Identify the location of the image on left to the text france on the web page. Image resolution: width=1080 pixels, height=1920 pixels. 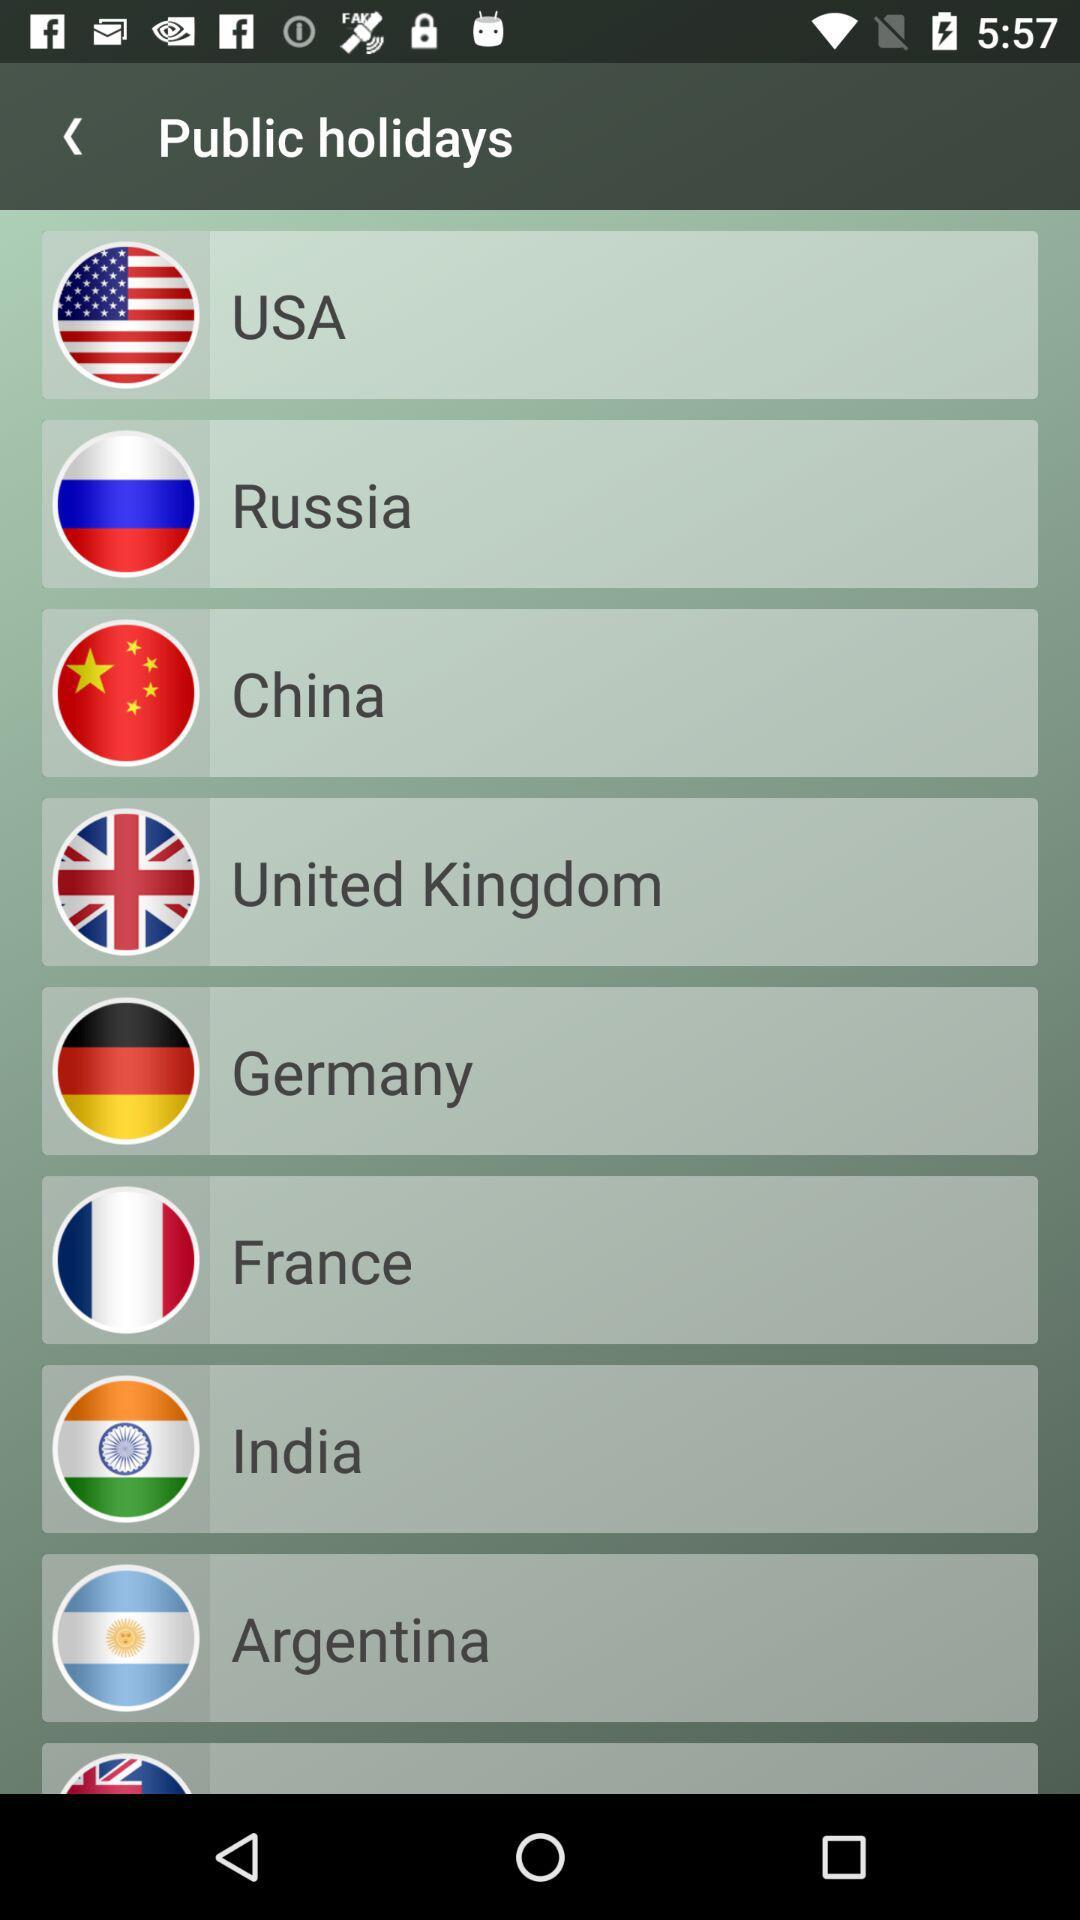
(126, 1258).